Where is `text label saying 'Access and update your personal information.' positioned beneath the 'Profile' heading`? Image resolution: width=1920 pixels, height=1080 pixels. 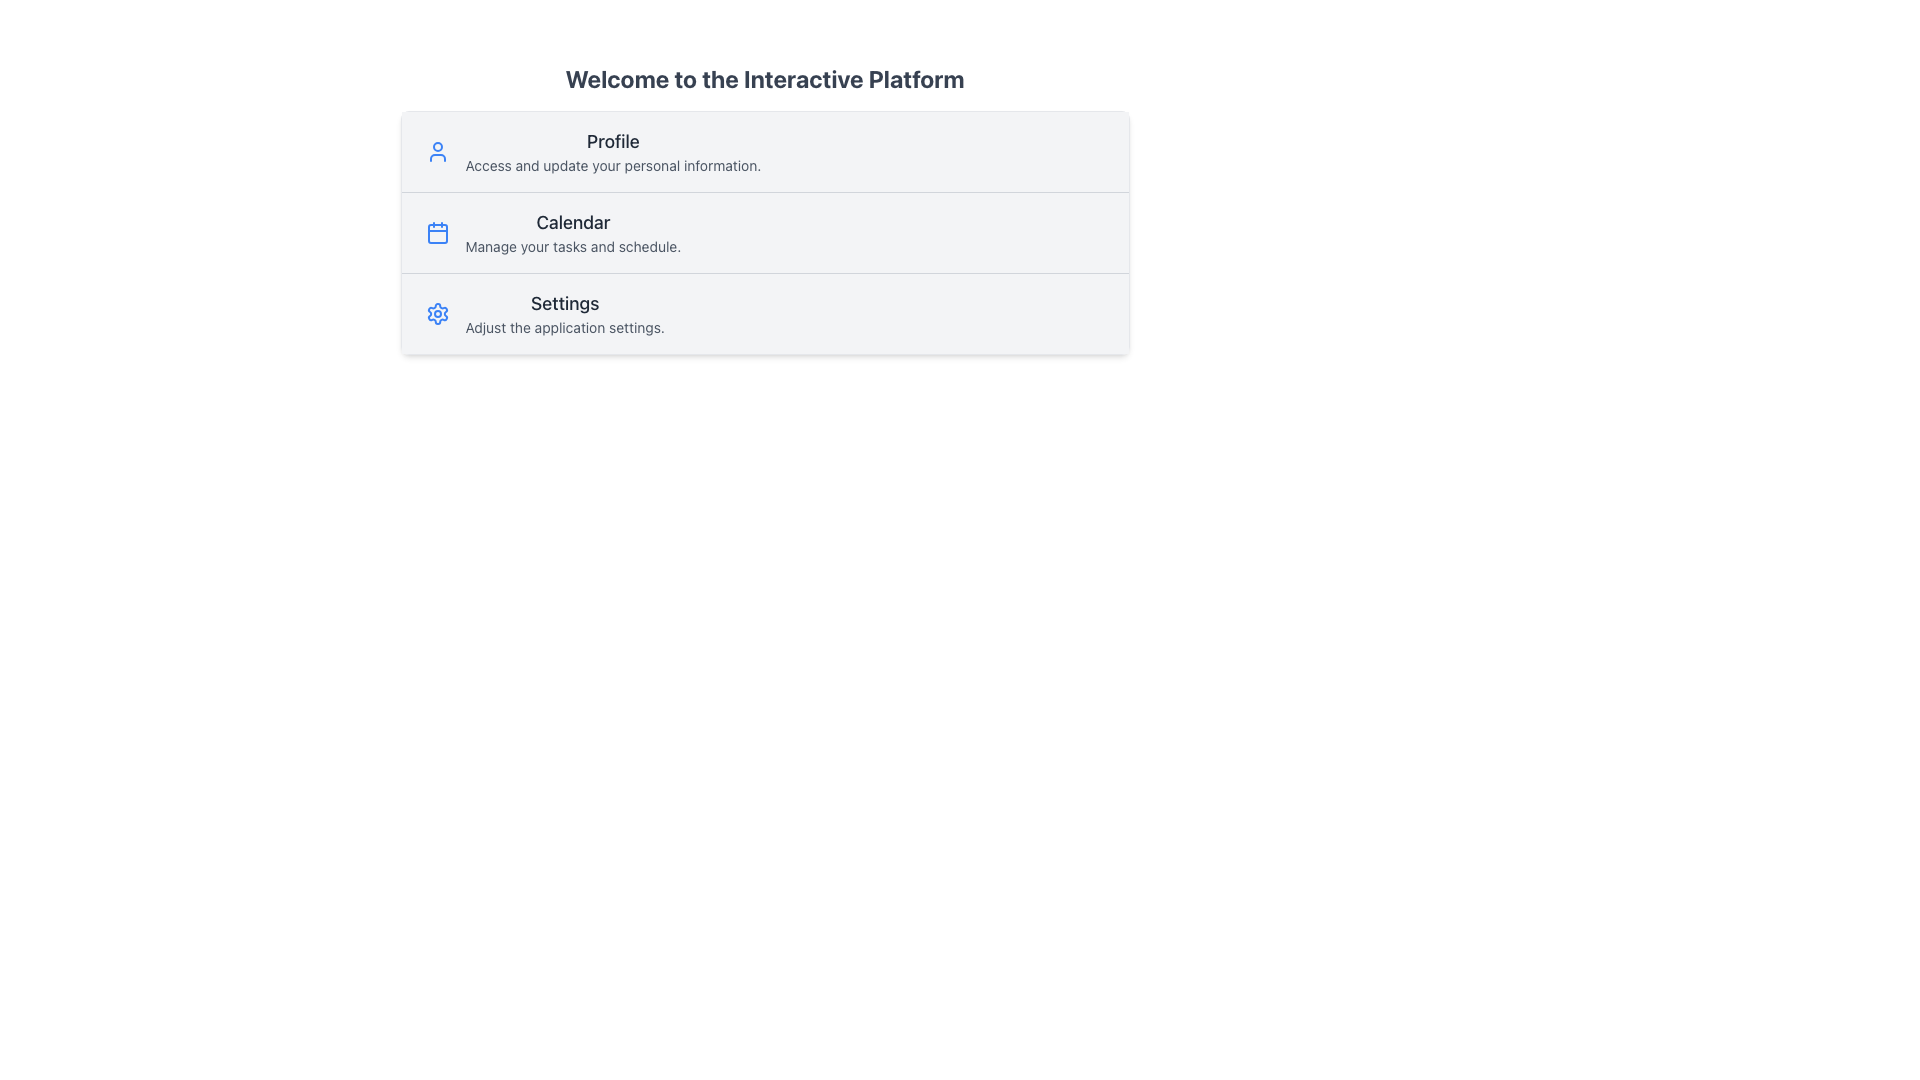 text label saying 'Access and update your personal information.' positioned beneath the 'Profile' heading is located at coordinates (612, 164).